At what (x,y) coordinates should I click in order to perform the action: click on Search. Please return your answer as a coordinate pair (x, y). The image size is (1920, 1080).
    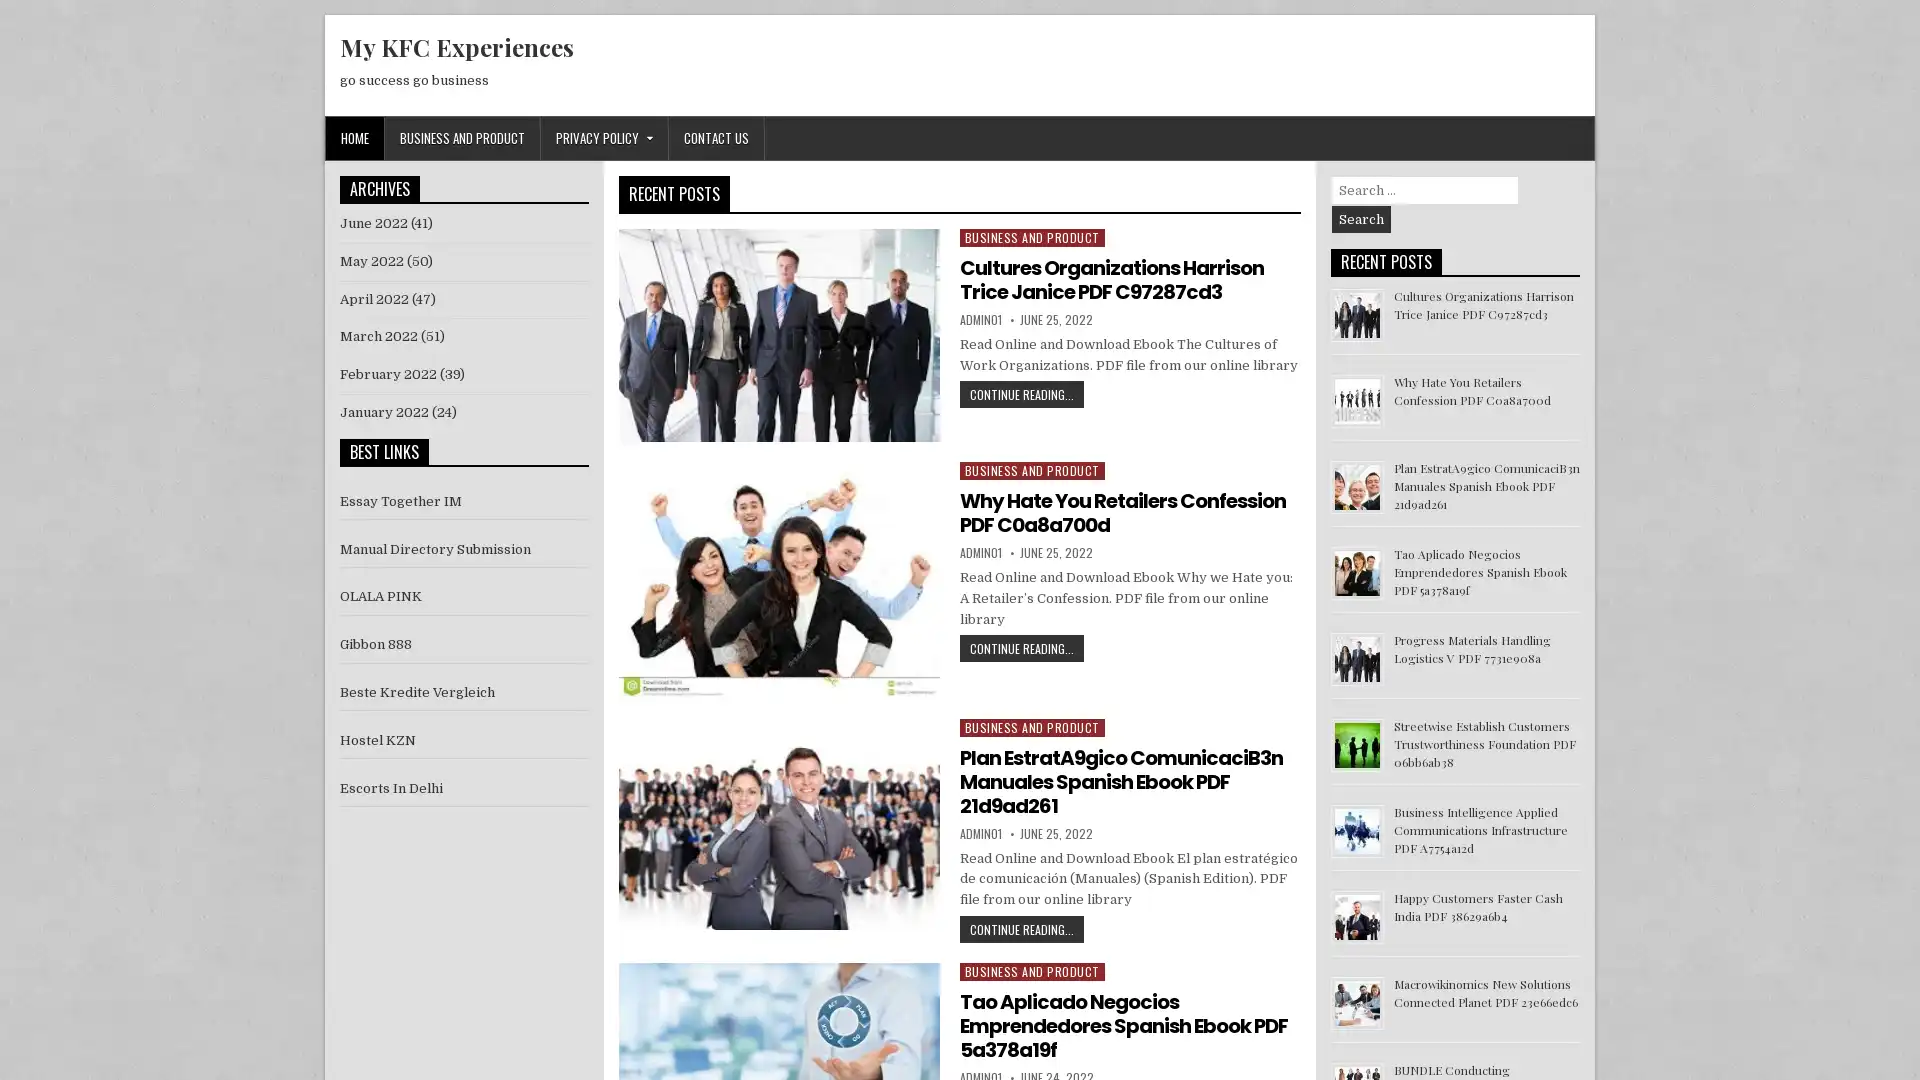
    Looking at the image, I should click on (1360, 219).